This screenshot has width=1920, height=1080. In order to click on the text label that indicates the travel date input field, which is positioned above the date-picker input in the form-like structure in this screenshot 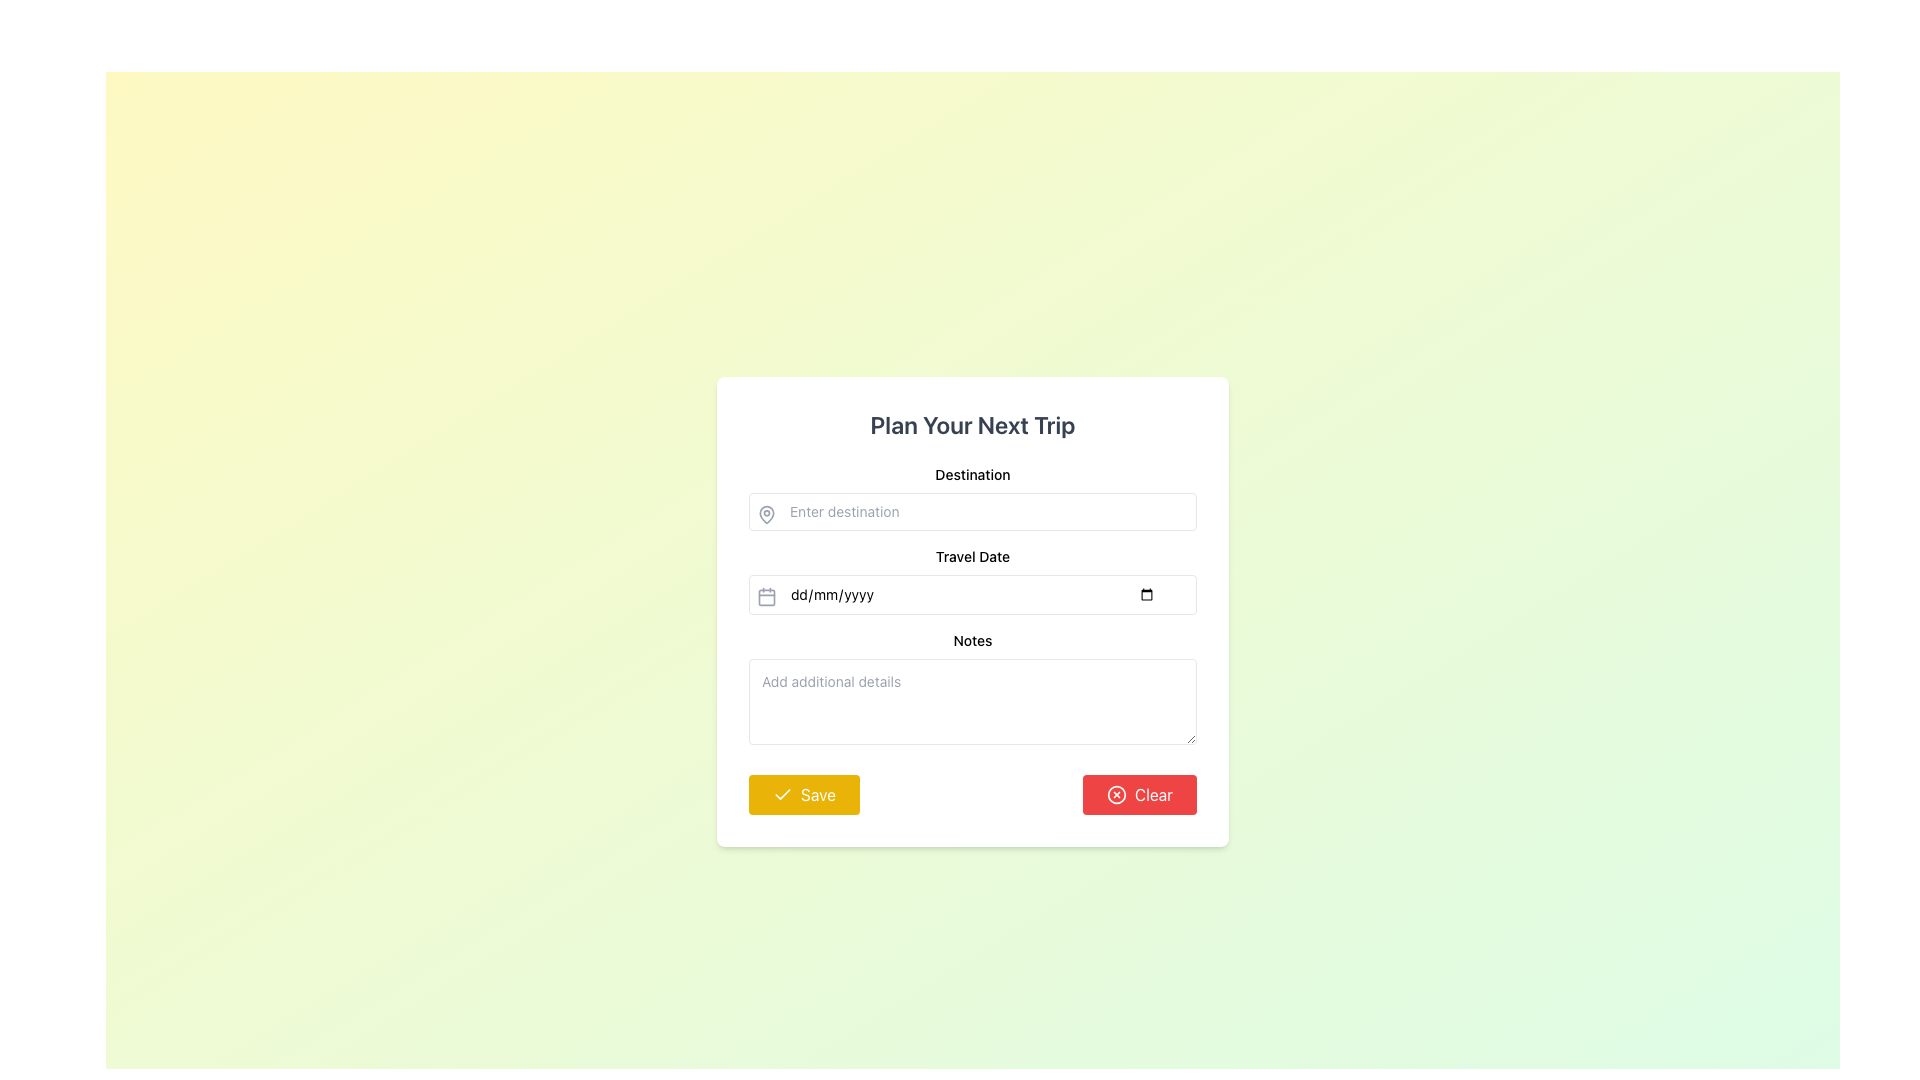, I will do `click(973, 556)`.